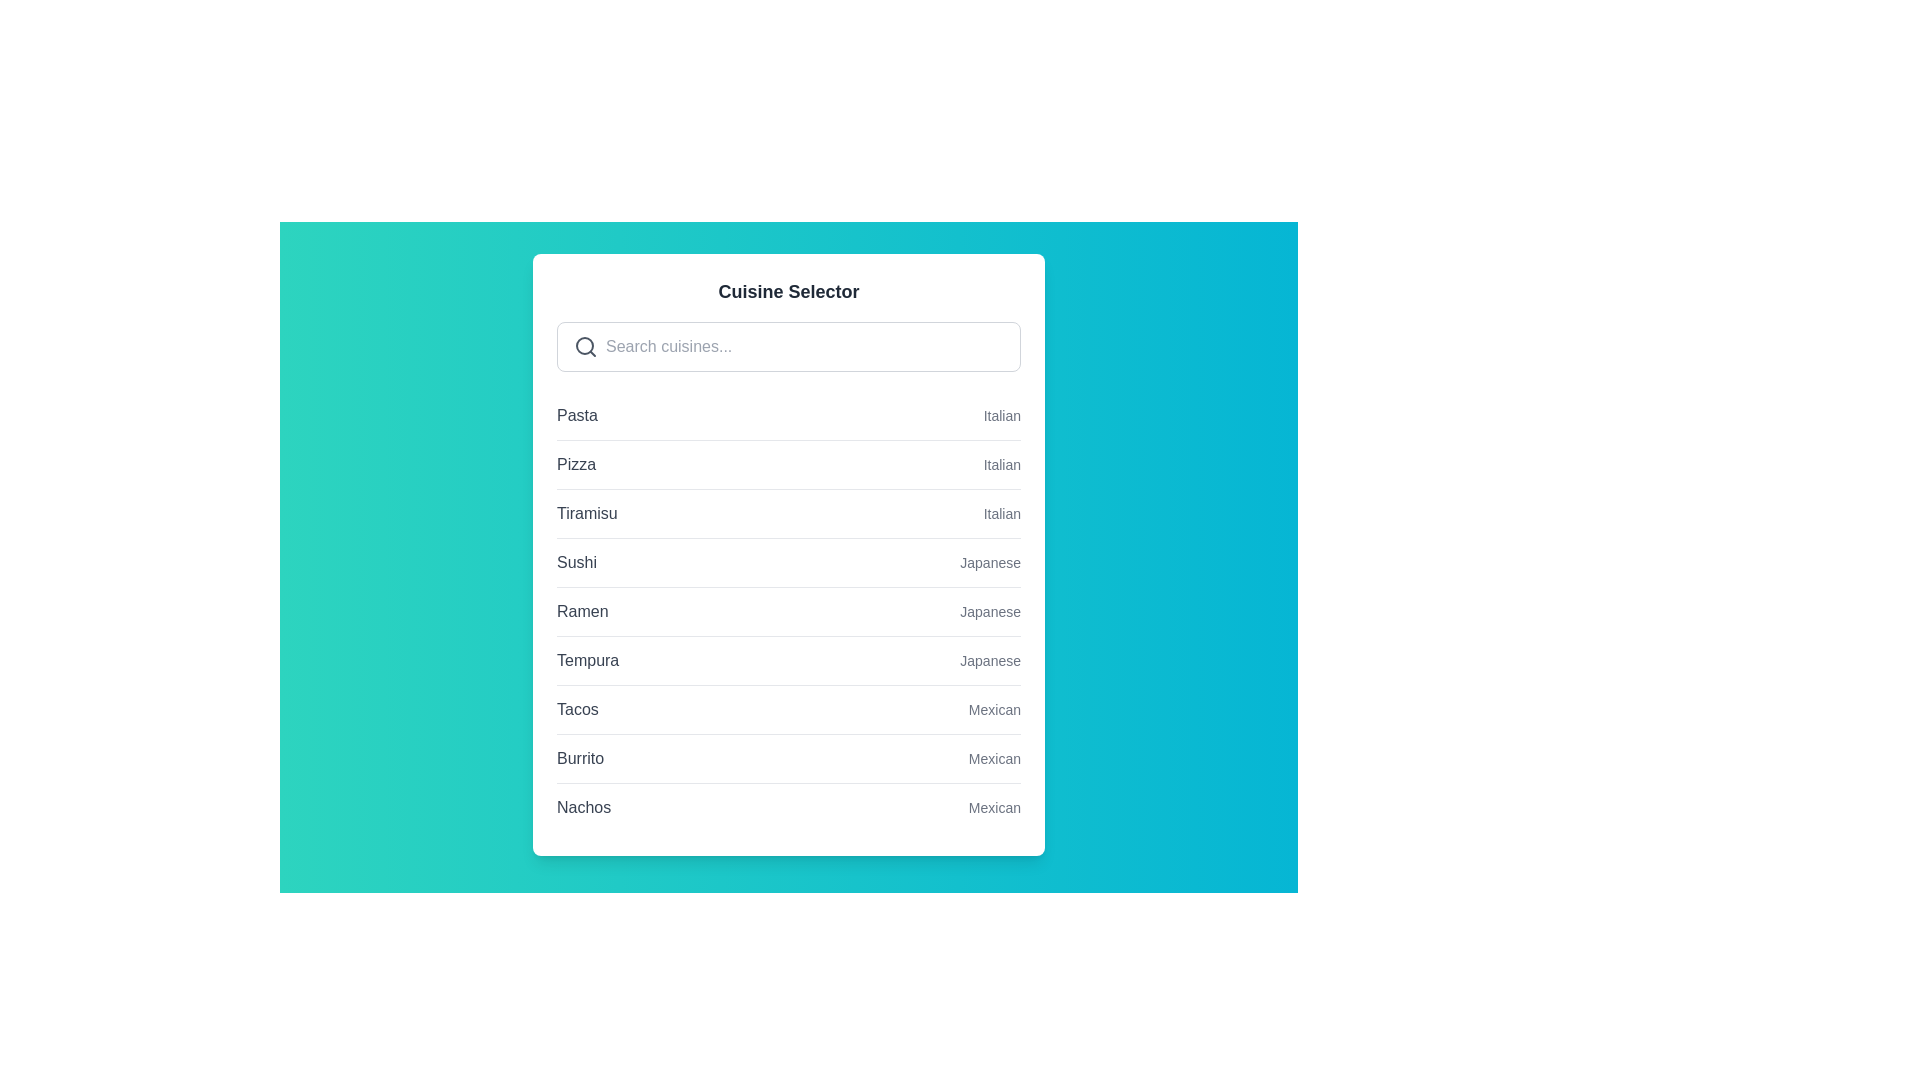 The width and height of the screenshot is (1920, 1080). I want to click on text content of the 'Japanese' cuisine label, which is a text label serving as the title or main descriptor of the specific item, located in the center of the interface, so click(587, 660).